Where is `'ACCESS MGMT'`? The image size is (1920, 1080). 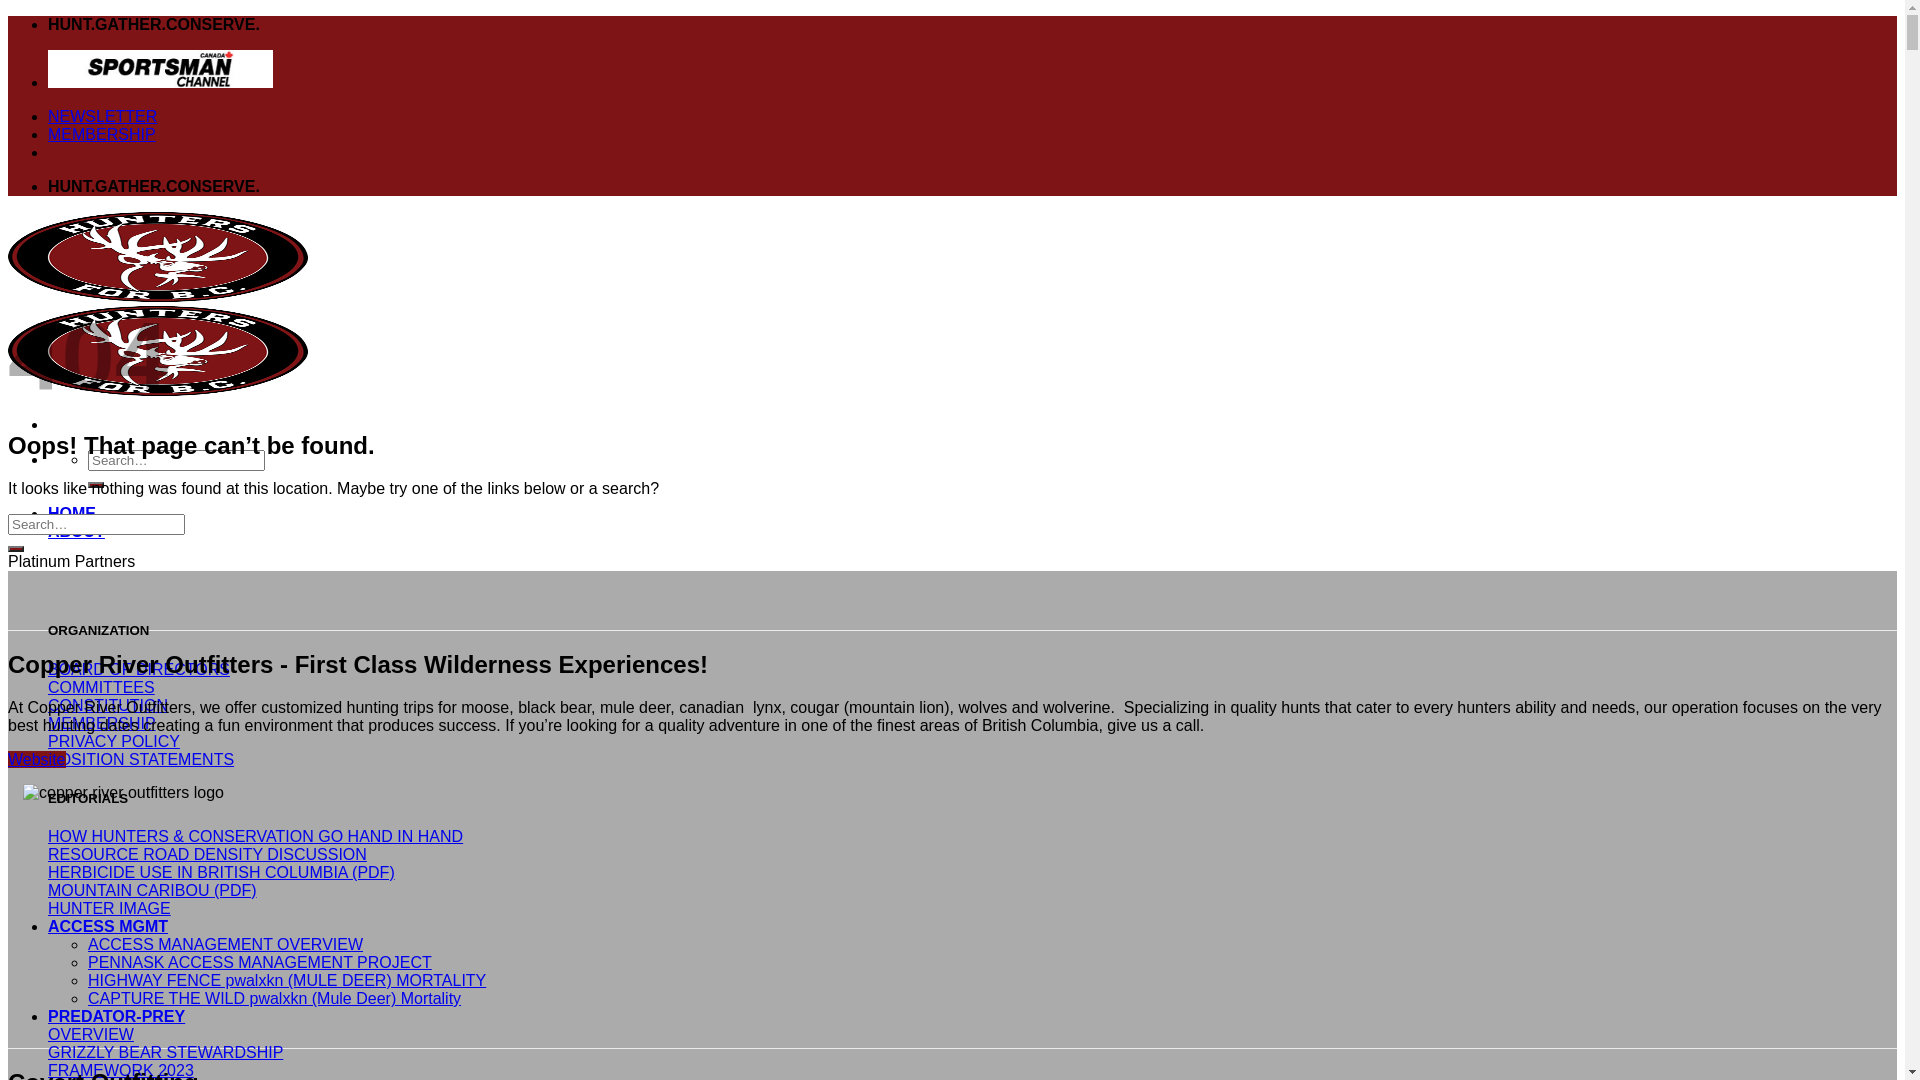 'ACCESS MGMT' is located at coordinates (106, 926).